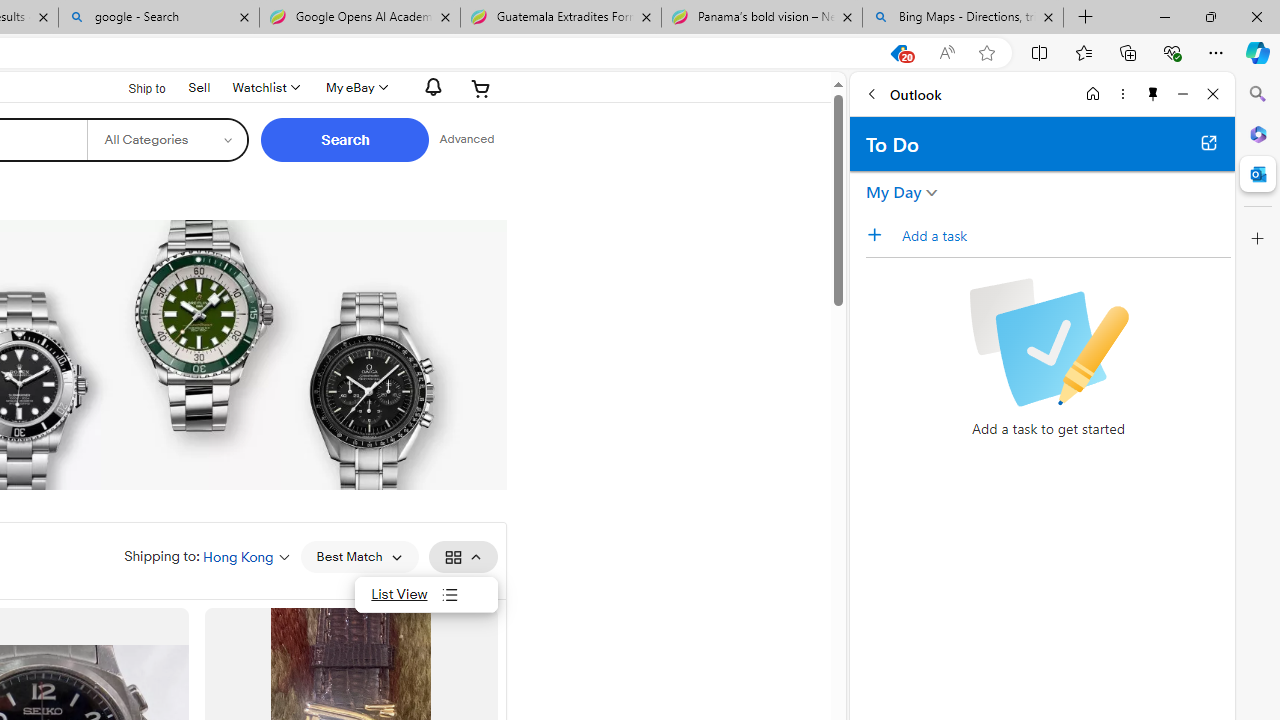 The width and height of the screenshot is (1280, 720). Describe the element at coordinates (133, 86) in the screenshot. I see `'Ship to'` at that location.